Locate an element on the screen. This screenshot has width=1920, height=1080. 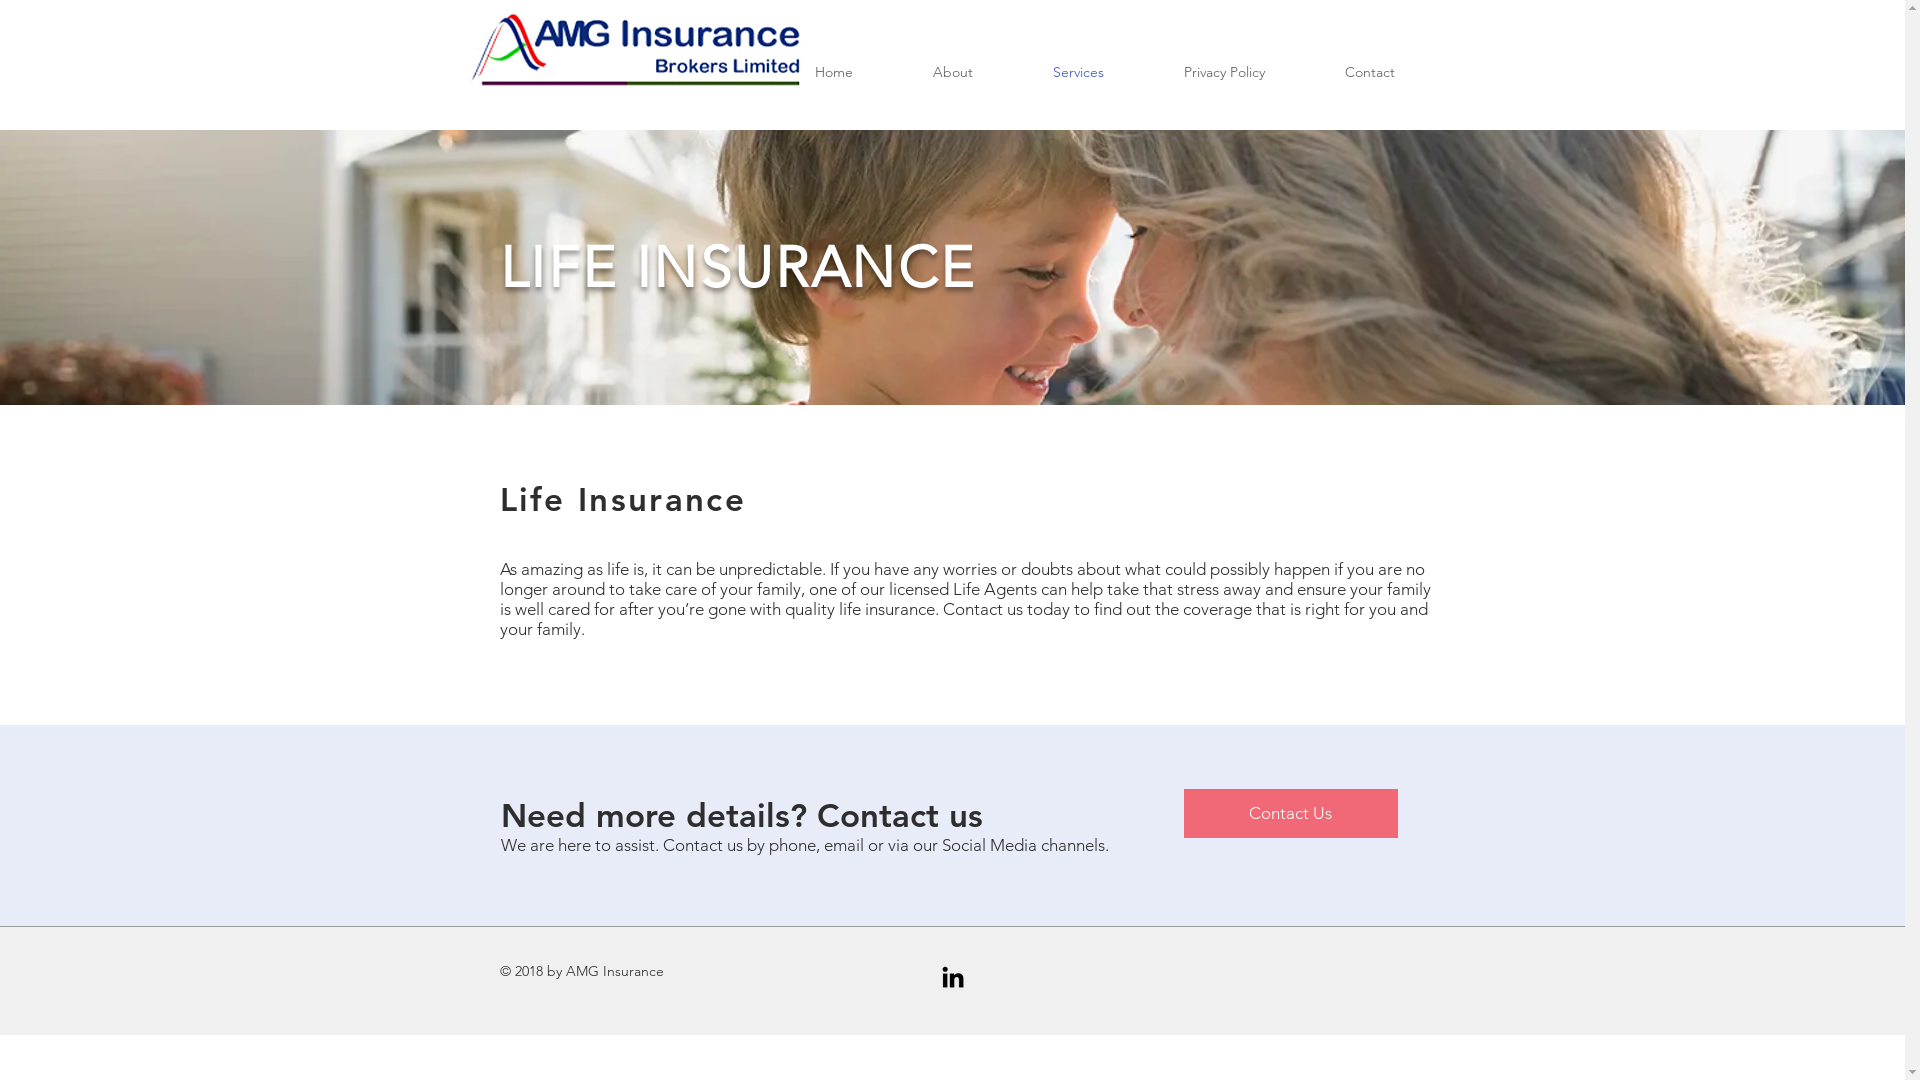
'Privacy Policy' is located at coordinates (1223, 71).